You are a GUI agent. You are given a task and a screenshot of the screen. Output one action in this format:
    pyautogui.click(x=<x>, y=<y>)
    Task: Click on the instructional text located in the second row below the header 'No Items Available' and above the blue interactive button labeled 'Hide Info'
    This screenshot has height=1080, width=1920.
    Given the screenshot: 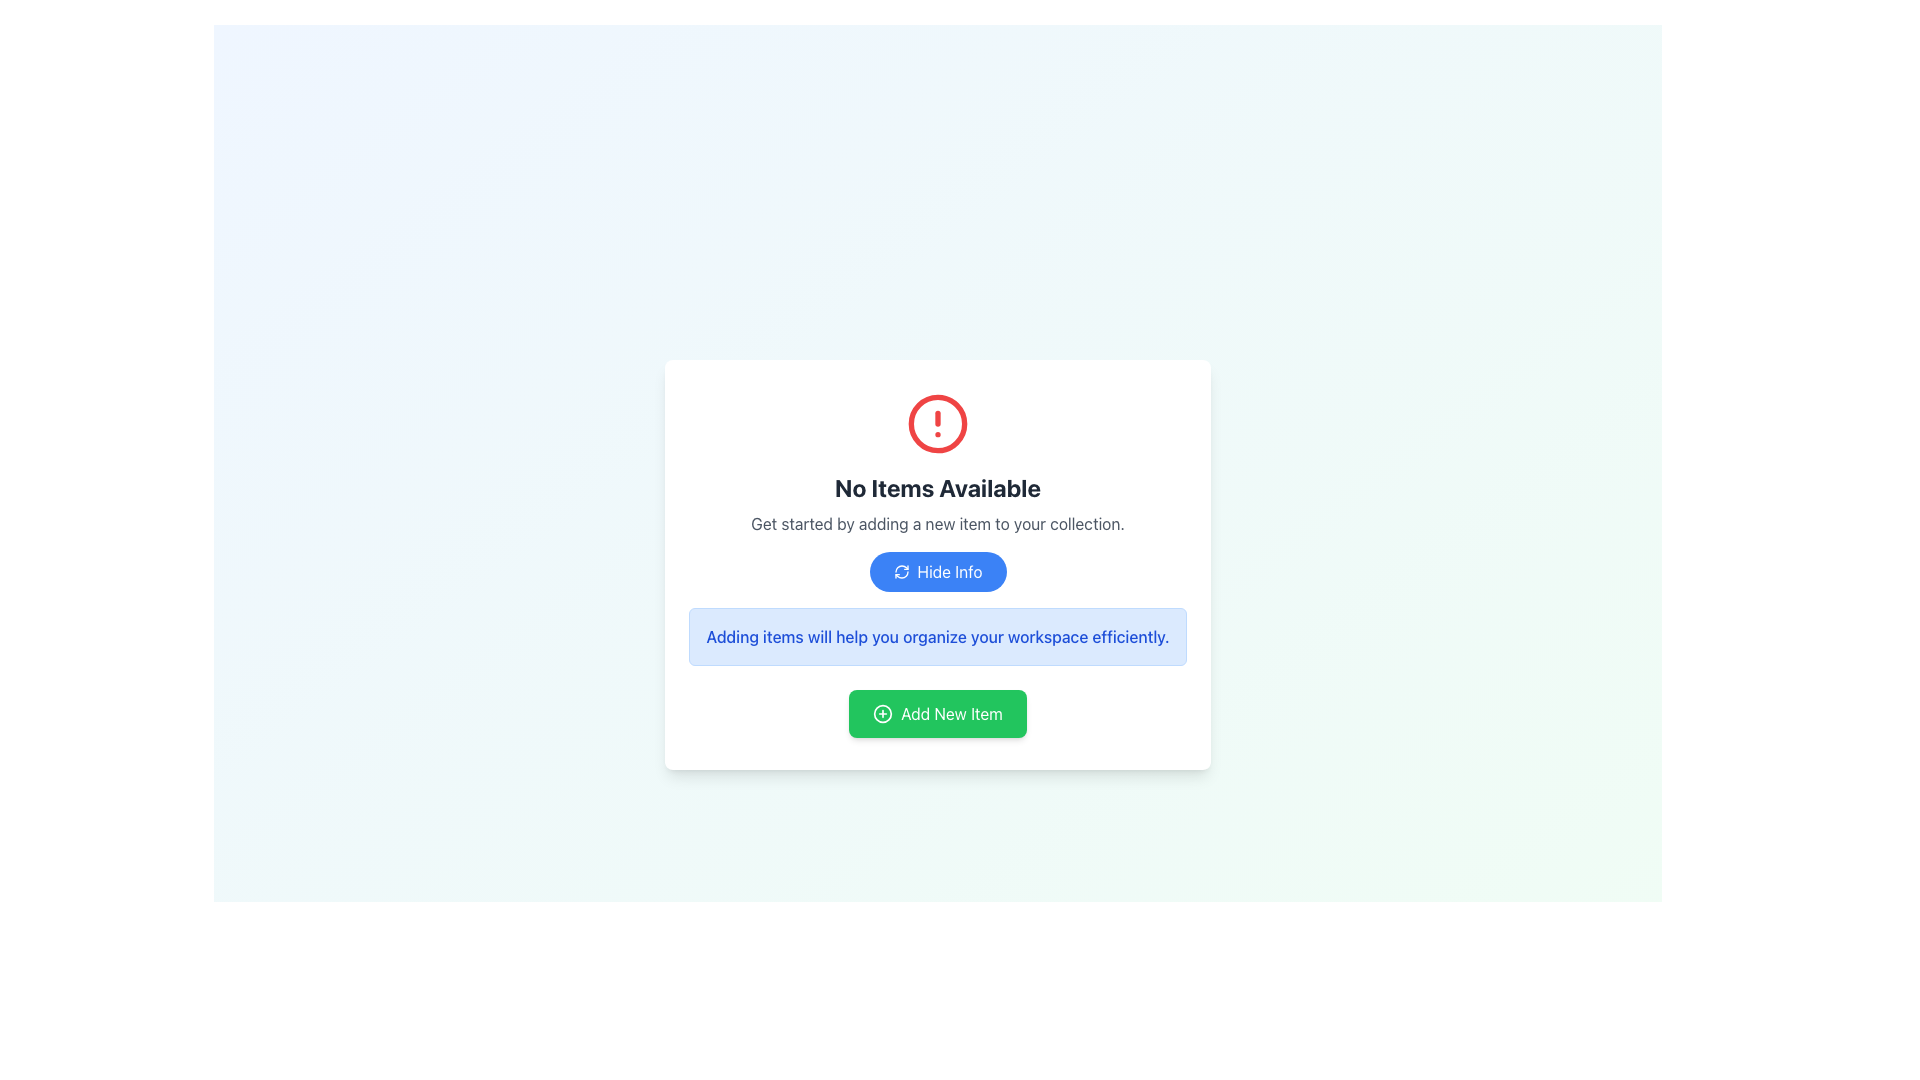 What is the action you would take?
    pyautogui.click(x=936, y=523)
    